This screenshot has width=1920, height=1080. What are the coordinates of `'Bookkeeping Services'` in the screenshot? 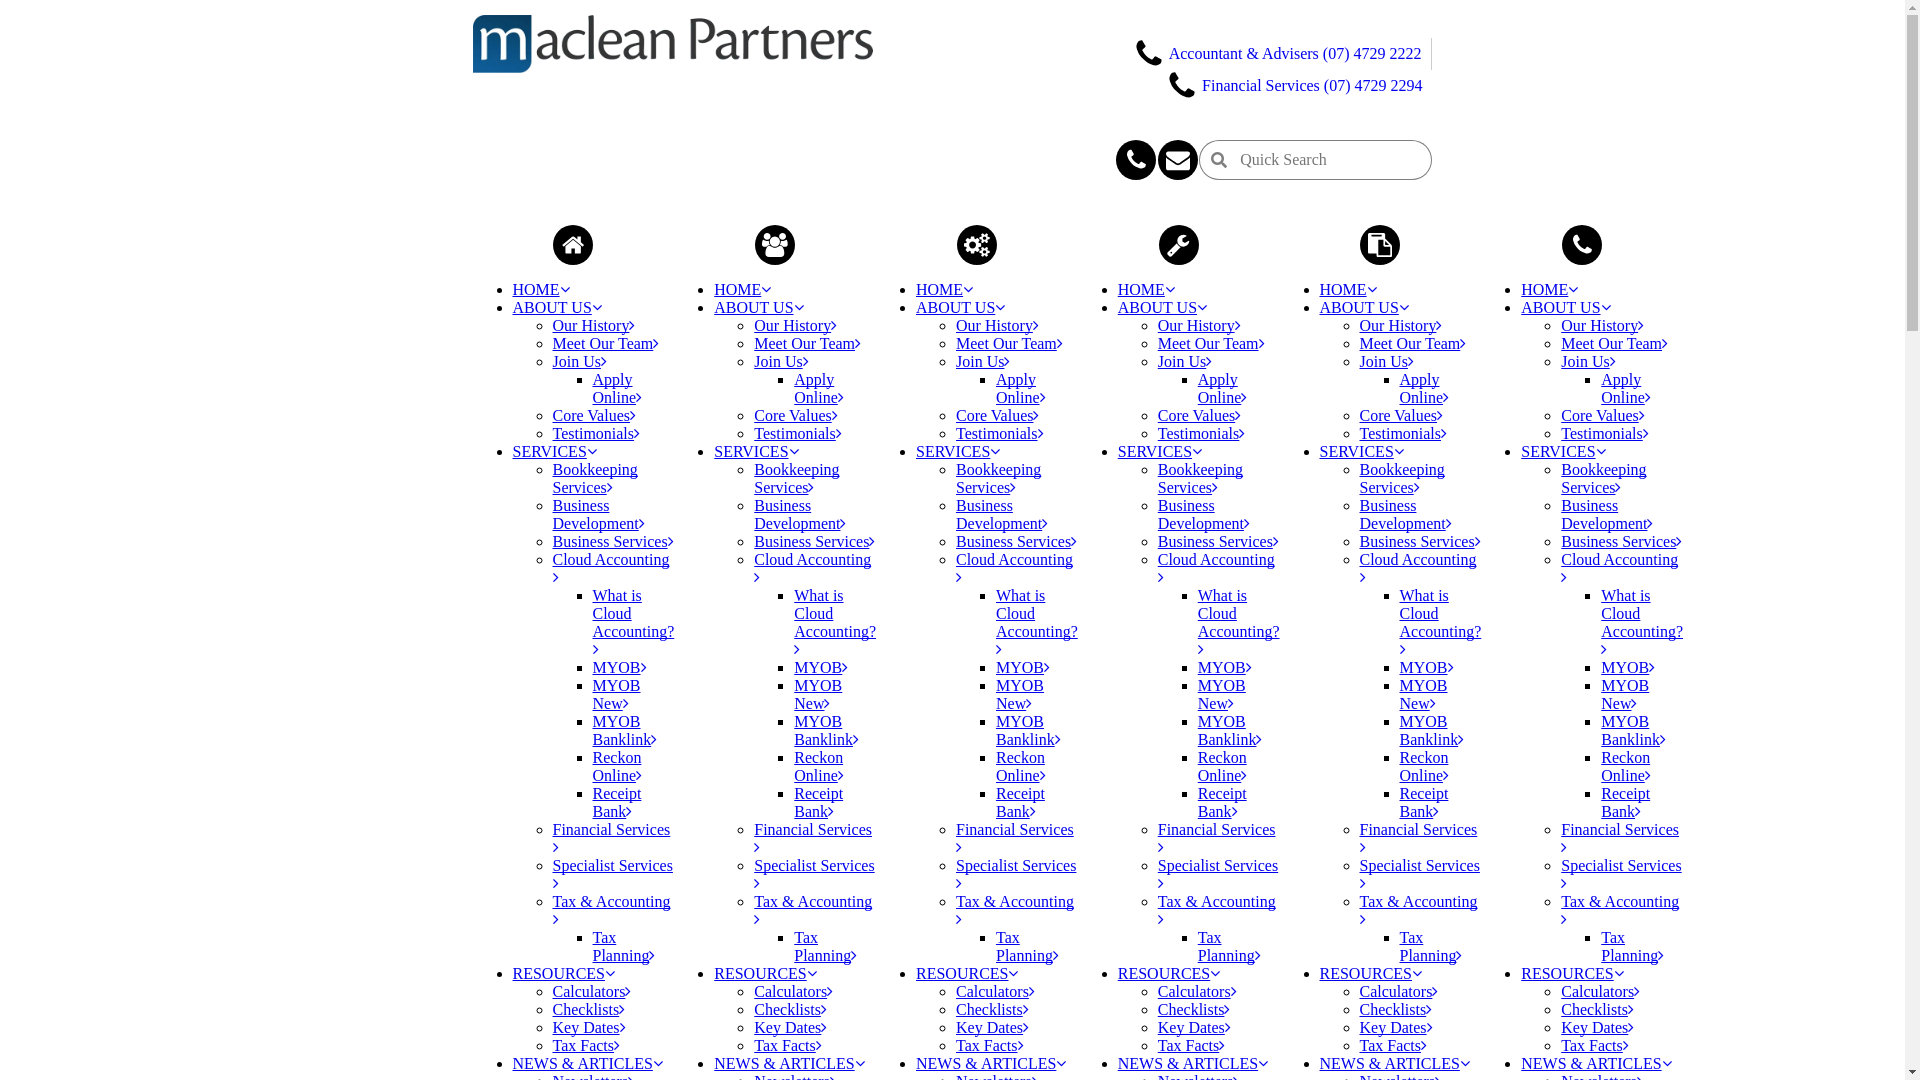 It's located at (593, 478).